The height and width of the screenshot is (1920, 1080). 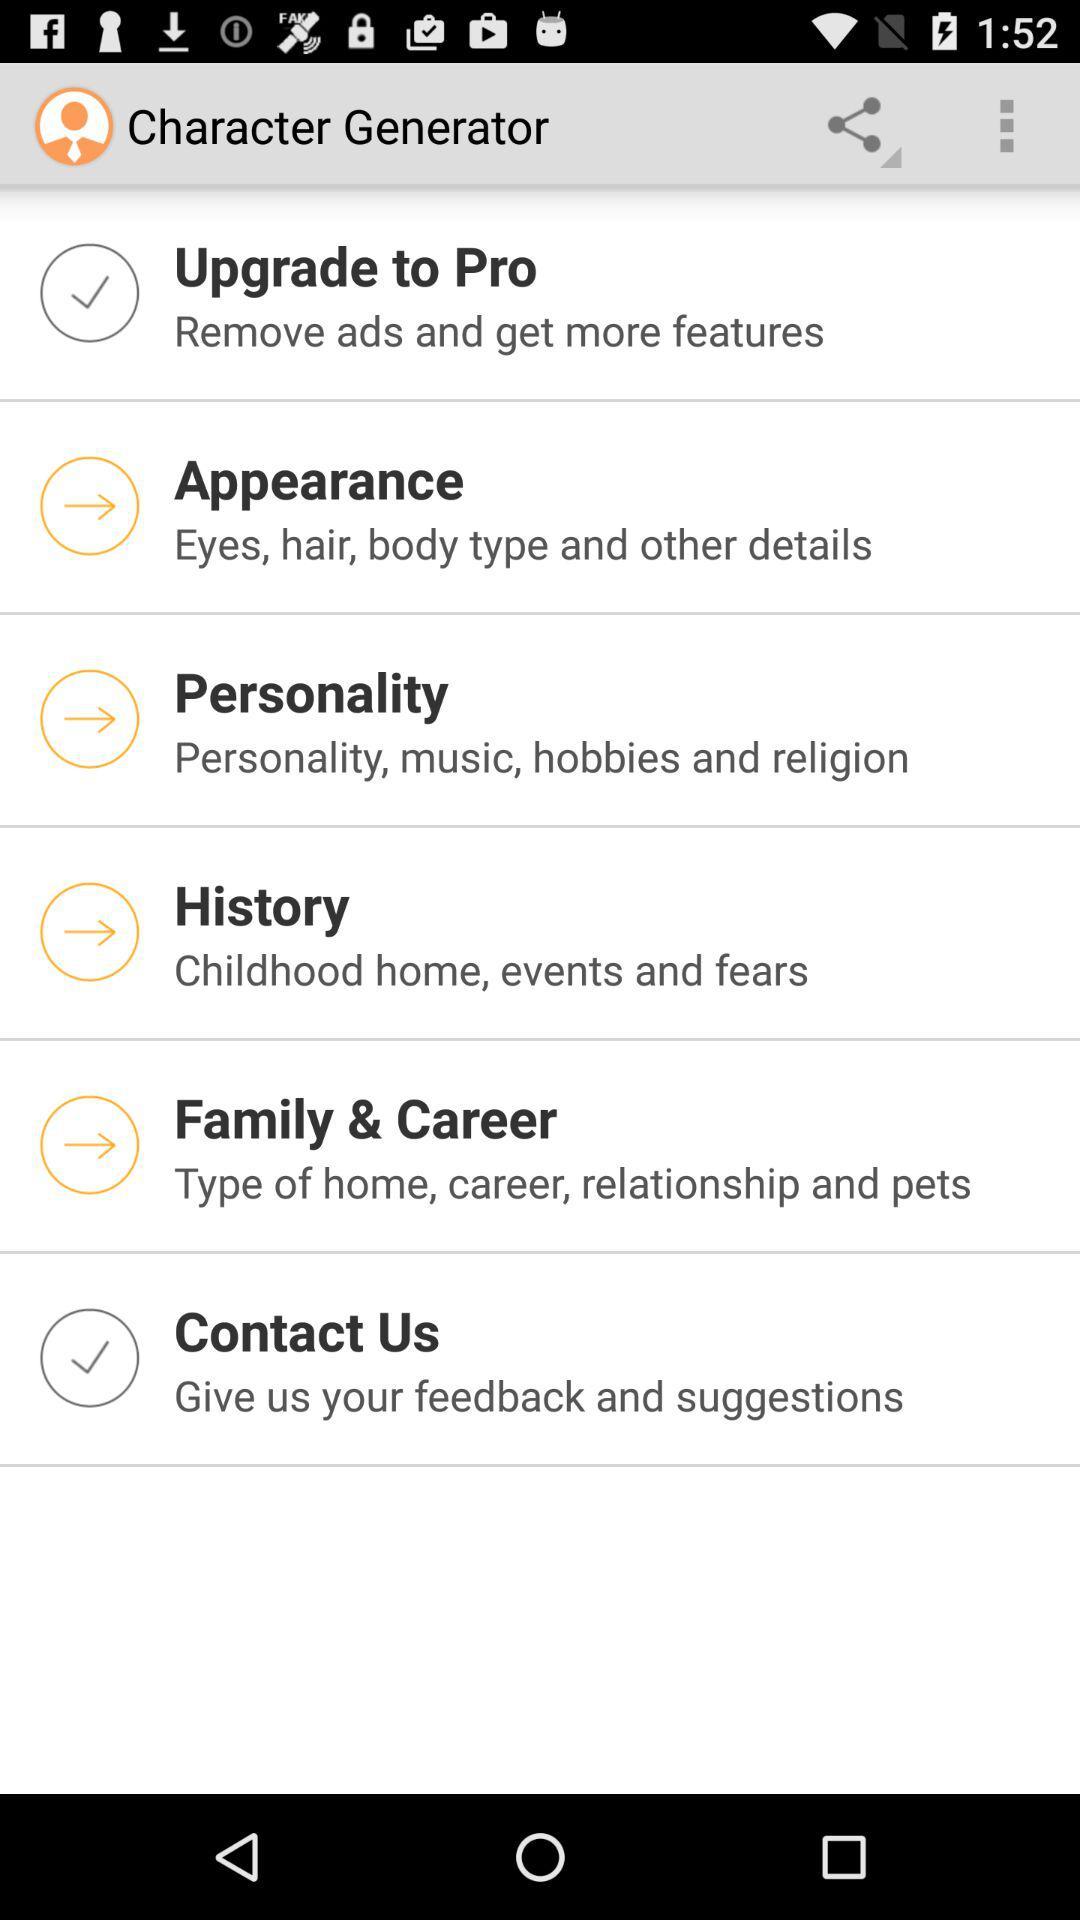 What do you see at coordinates (613, 330) in the screenshot?
I see `the remove ads and item` at bounding box center [613, 330].